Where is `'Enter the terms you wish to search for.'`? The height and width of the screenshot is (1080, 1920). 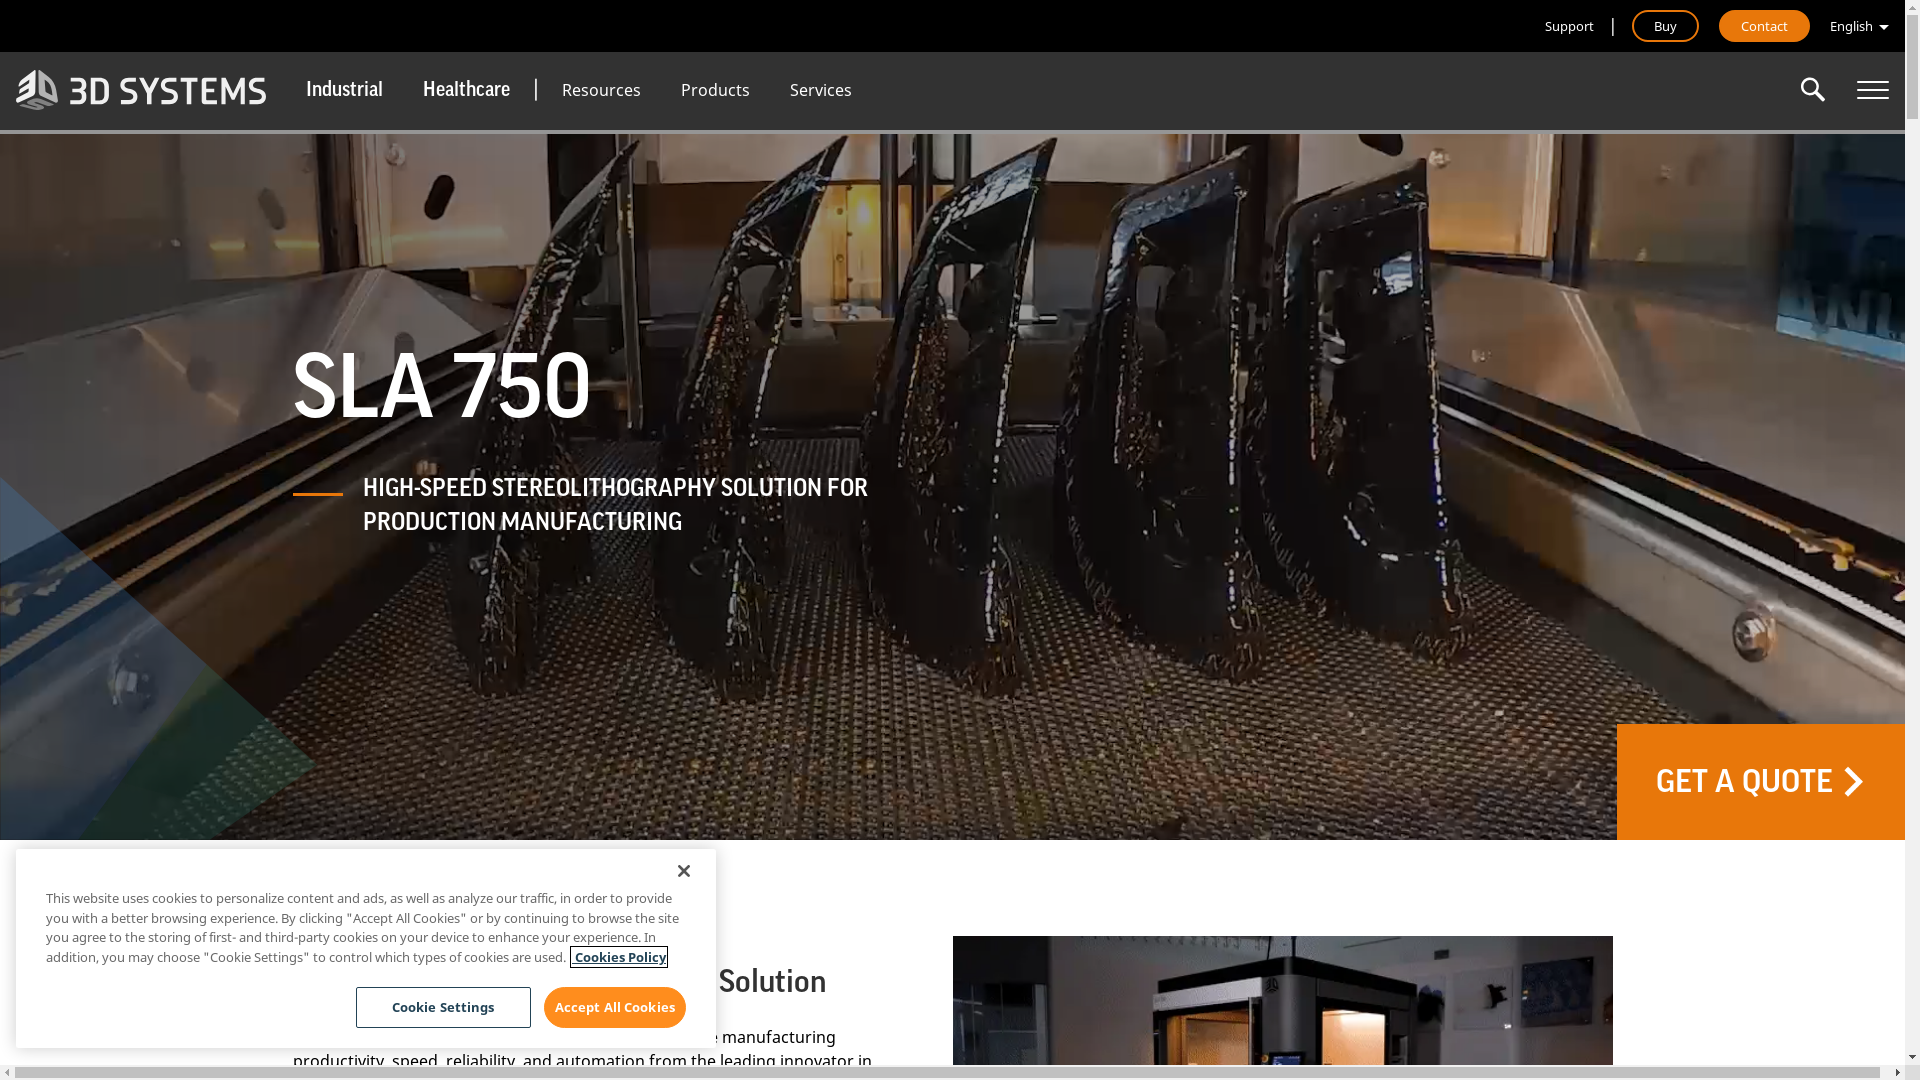
'Enter the terms you wish to search for.' is located at coordinates (1813, 88).